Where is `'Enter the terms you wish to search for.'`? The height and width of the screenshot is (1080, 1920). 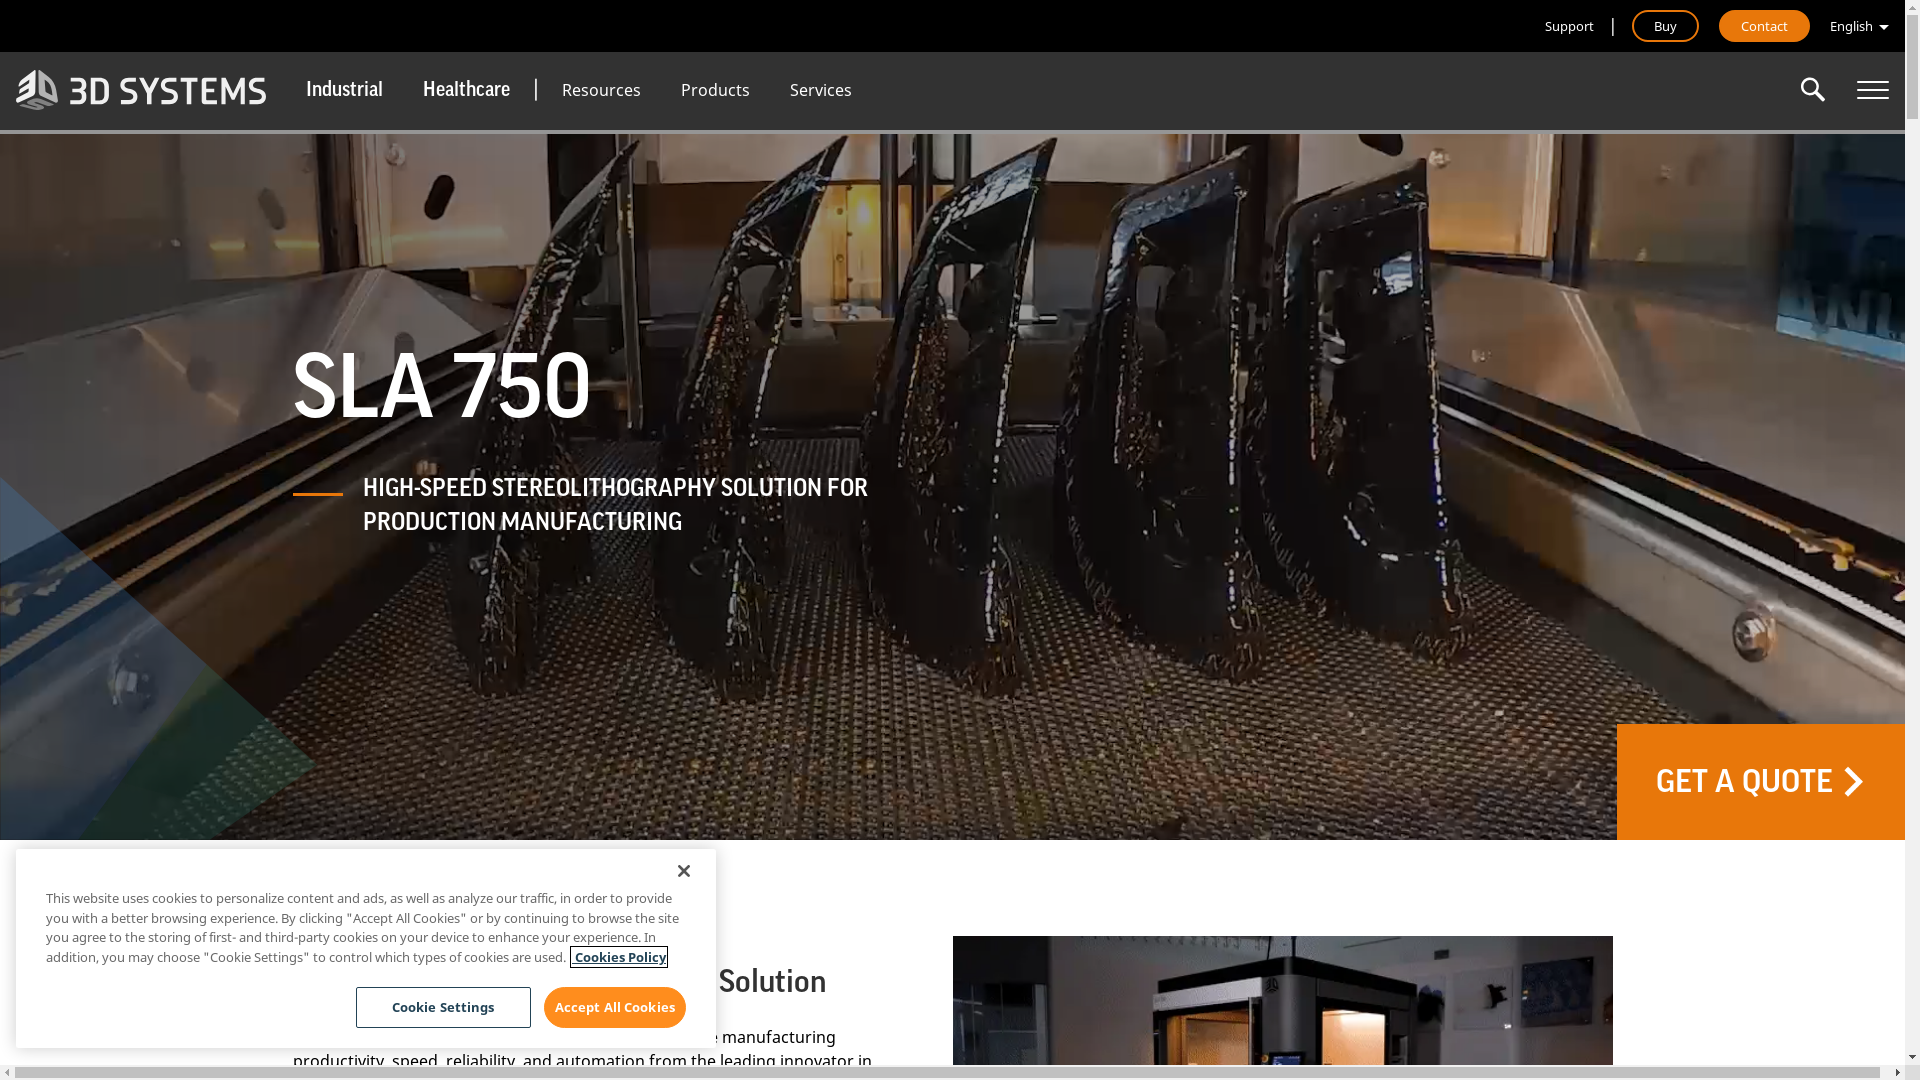
'Enter the terms you wish to search for.' is located at coordinates (1813, 88).